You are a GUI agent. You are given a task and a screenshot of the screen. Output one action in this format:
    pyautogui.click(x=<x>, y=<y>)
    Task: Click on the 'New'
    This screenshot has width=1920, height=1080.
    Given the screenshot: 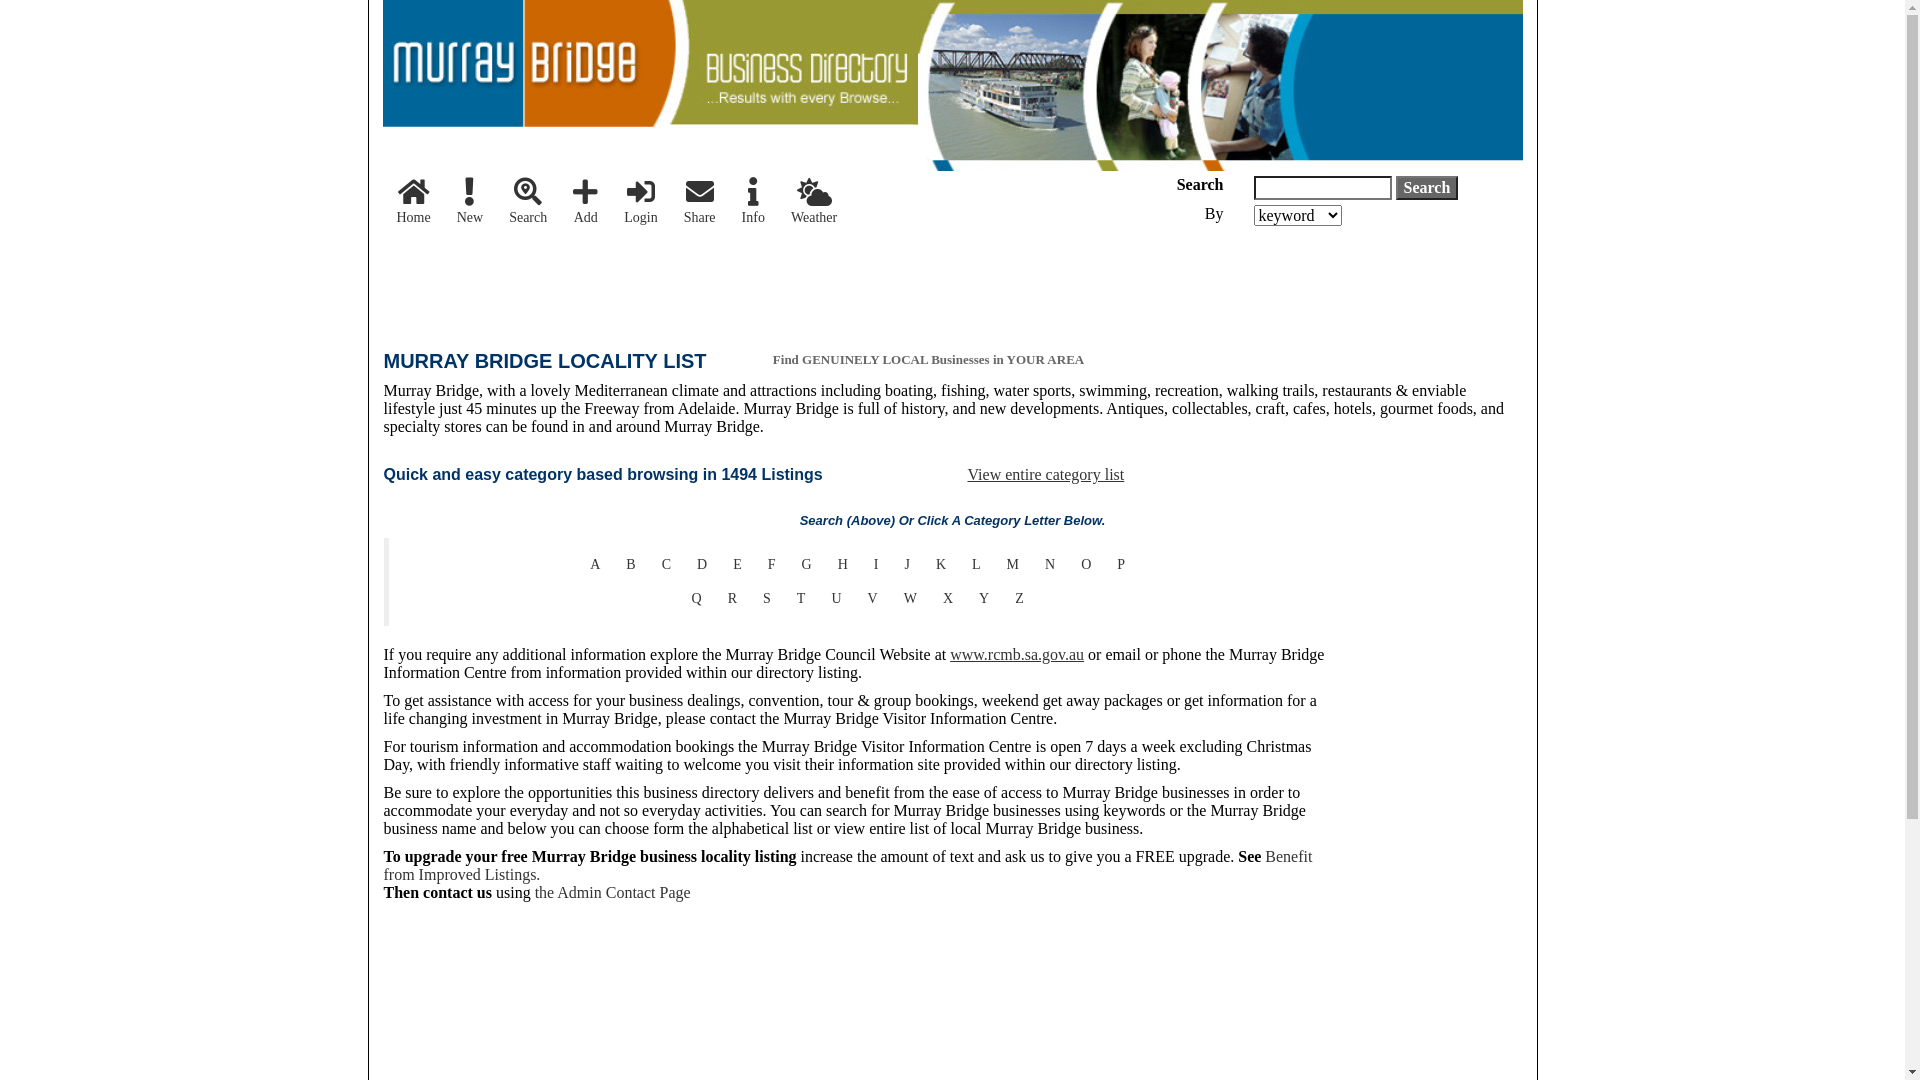 What is the action you would take?
    pyautogui.click(x=469, y=203)
    